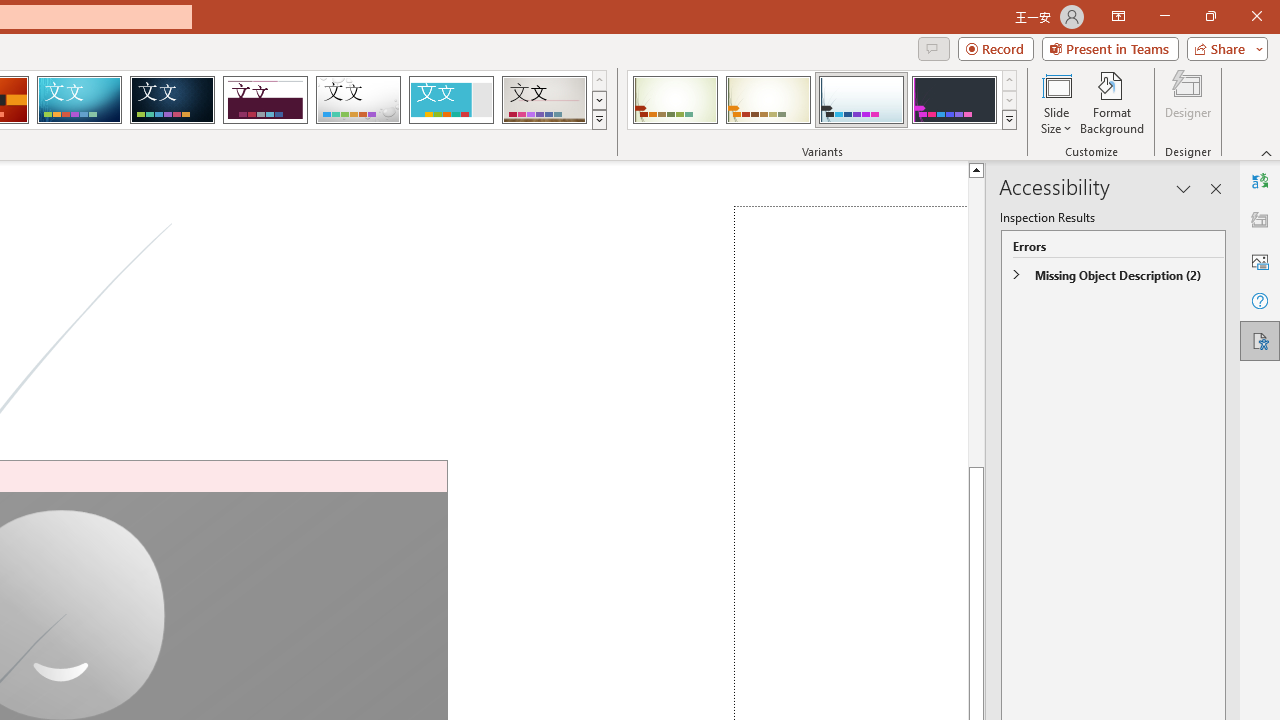 This screenshot has width=1280, height=720. Describe the element at coordinates (598, 120) in the screenshot. I see `'Themes'` at that location.